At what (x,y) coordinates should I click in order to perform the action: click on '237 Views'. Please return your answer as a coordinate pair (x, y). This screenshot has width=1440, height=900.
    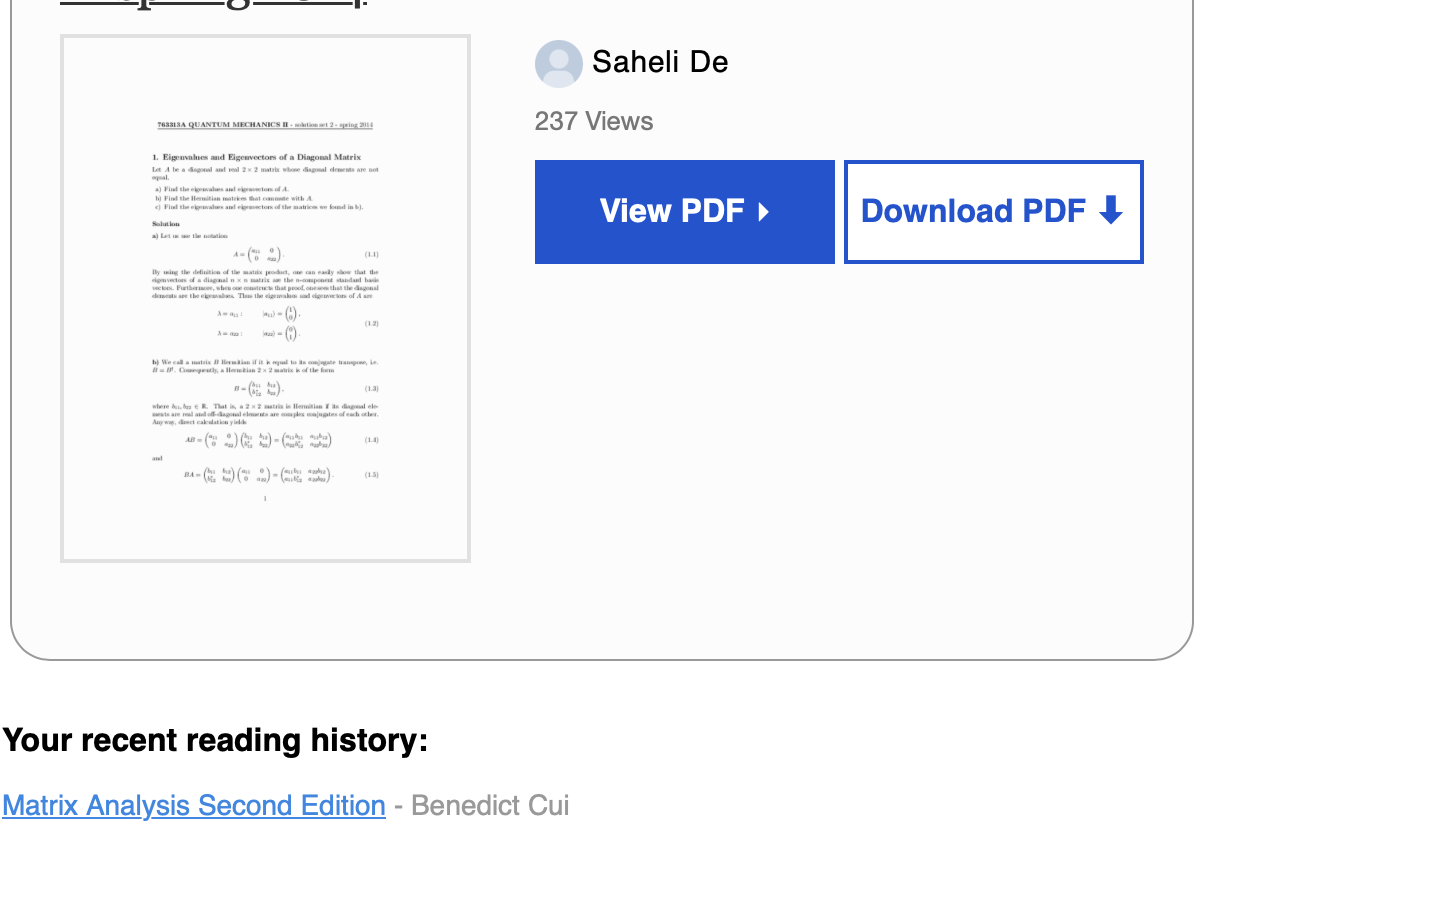
    Looking at the image, I should click on (598, 120).